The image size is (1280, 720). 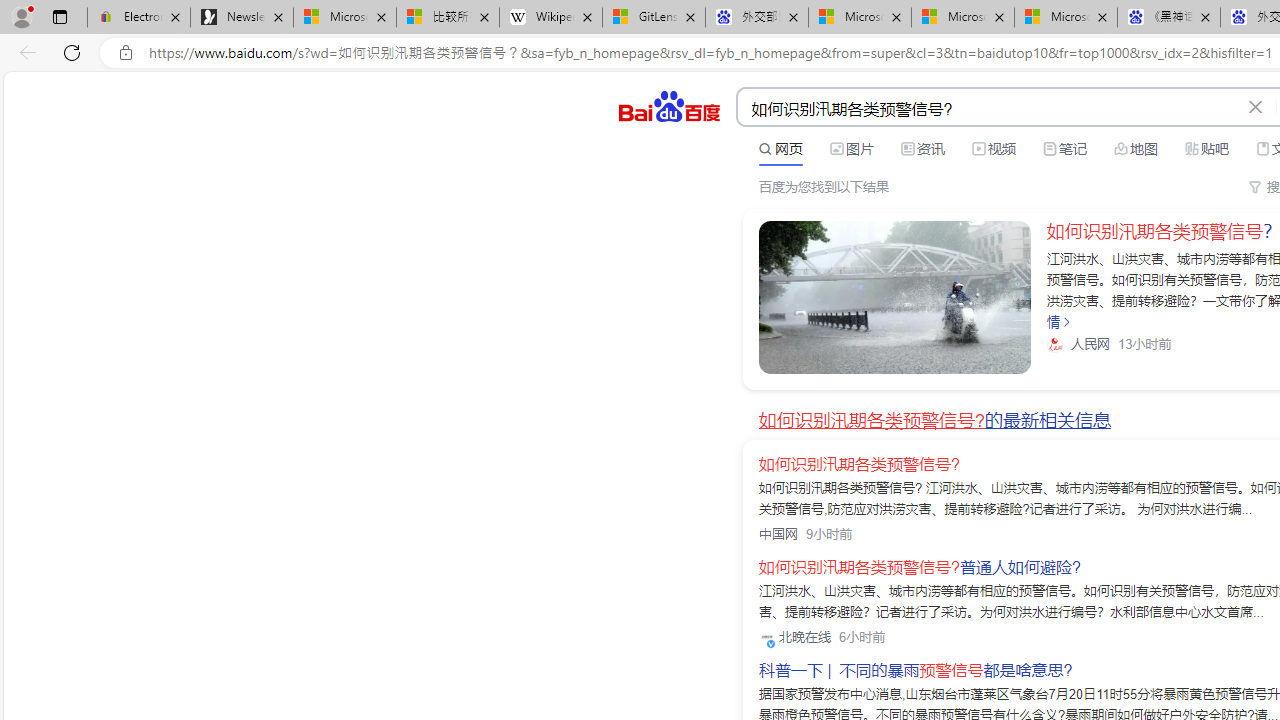 What do you see at coordinates (240, 17) in the screenshot?
I see `'Newsletter Sign Up'` at bounding box center [240, 17].